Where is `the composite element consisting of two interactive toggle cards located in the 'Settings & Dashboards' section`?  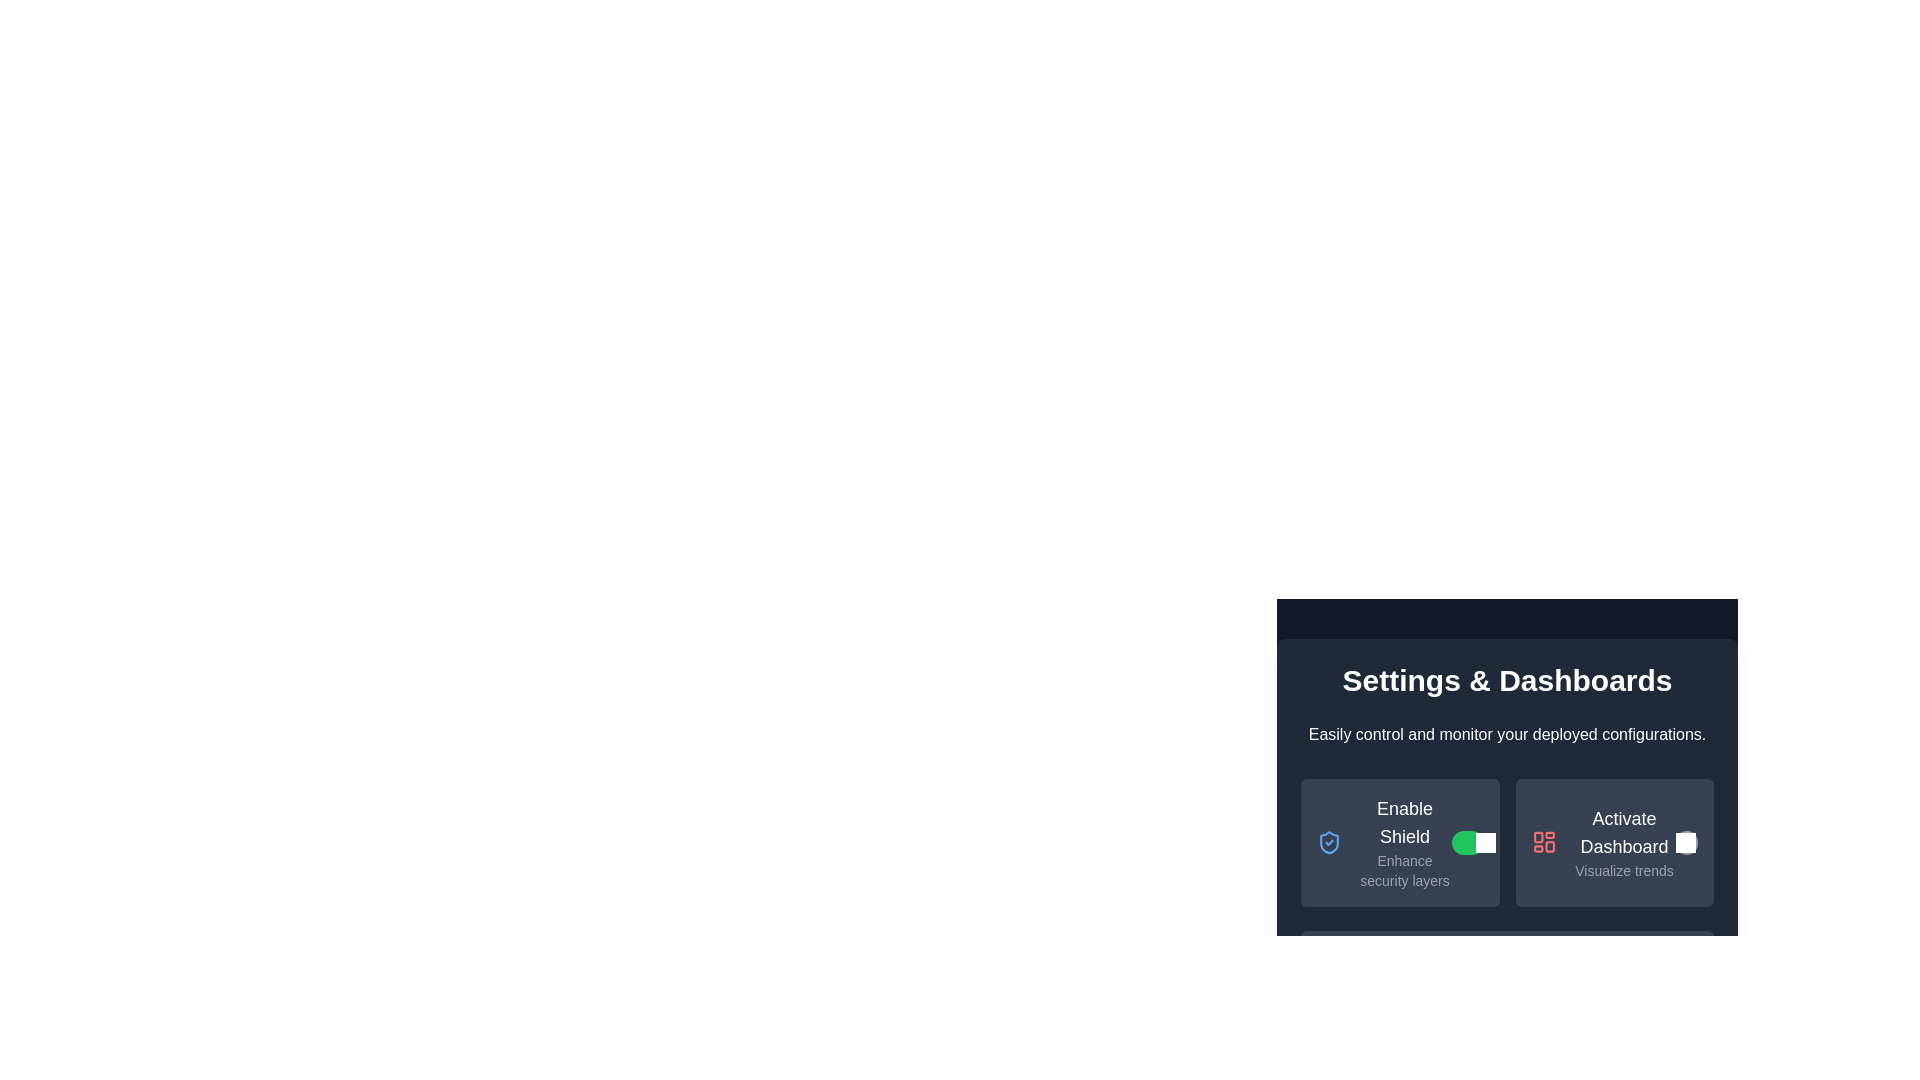
the composite element consisting of two interactive toggle cards located in the 'Settings & Dashboards' section is located at coordinates (1507, 843).